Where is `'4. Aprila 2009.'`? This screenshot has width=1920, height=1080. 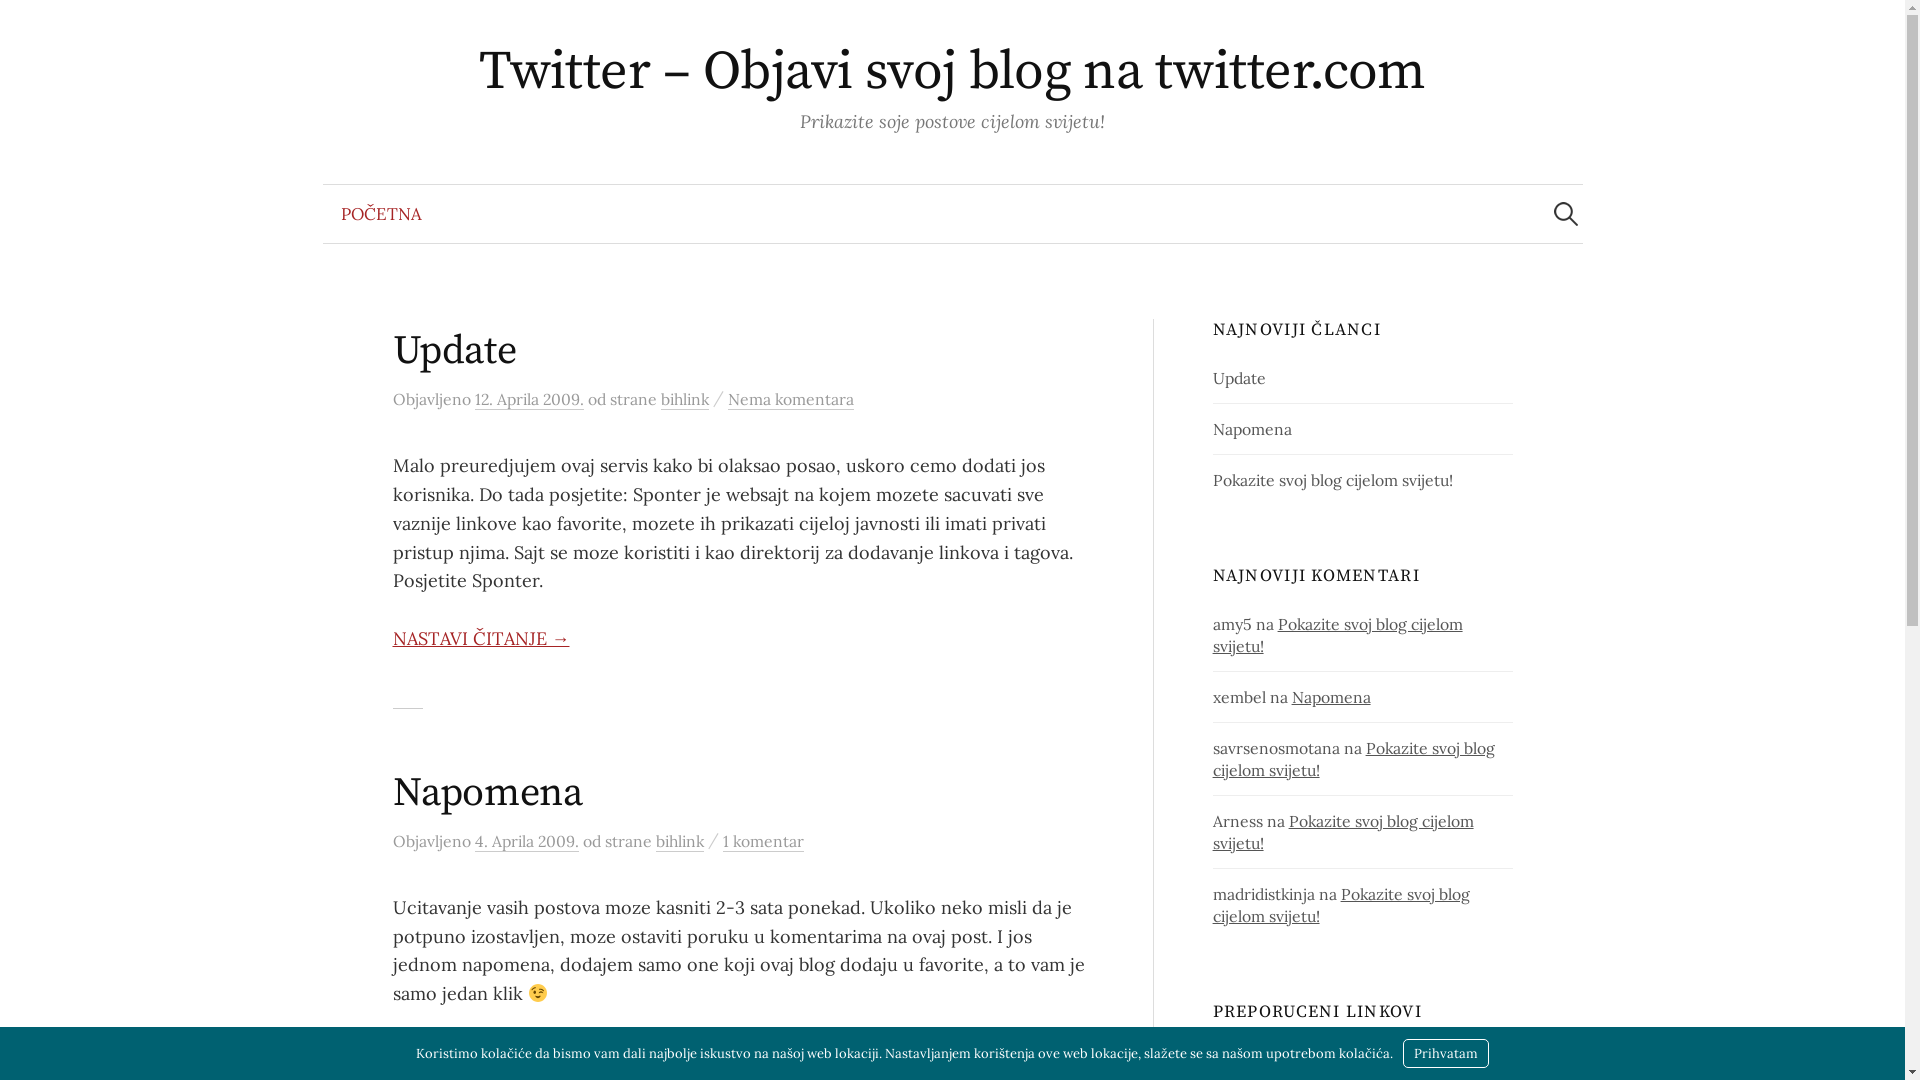 '4. Aprila 2009.' is located at coordinates (526, 841).